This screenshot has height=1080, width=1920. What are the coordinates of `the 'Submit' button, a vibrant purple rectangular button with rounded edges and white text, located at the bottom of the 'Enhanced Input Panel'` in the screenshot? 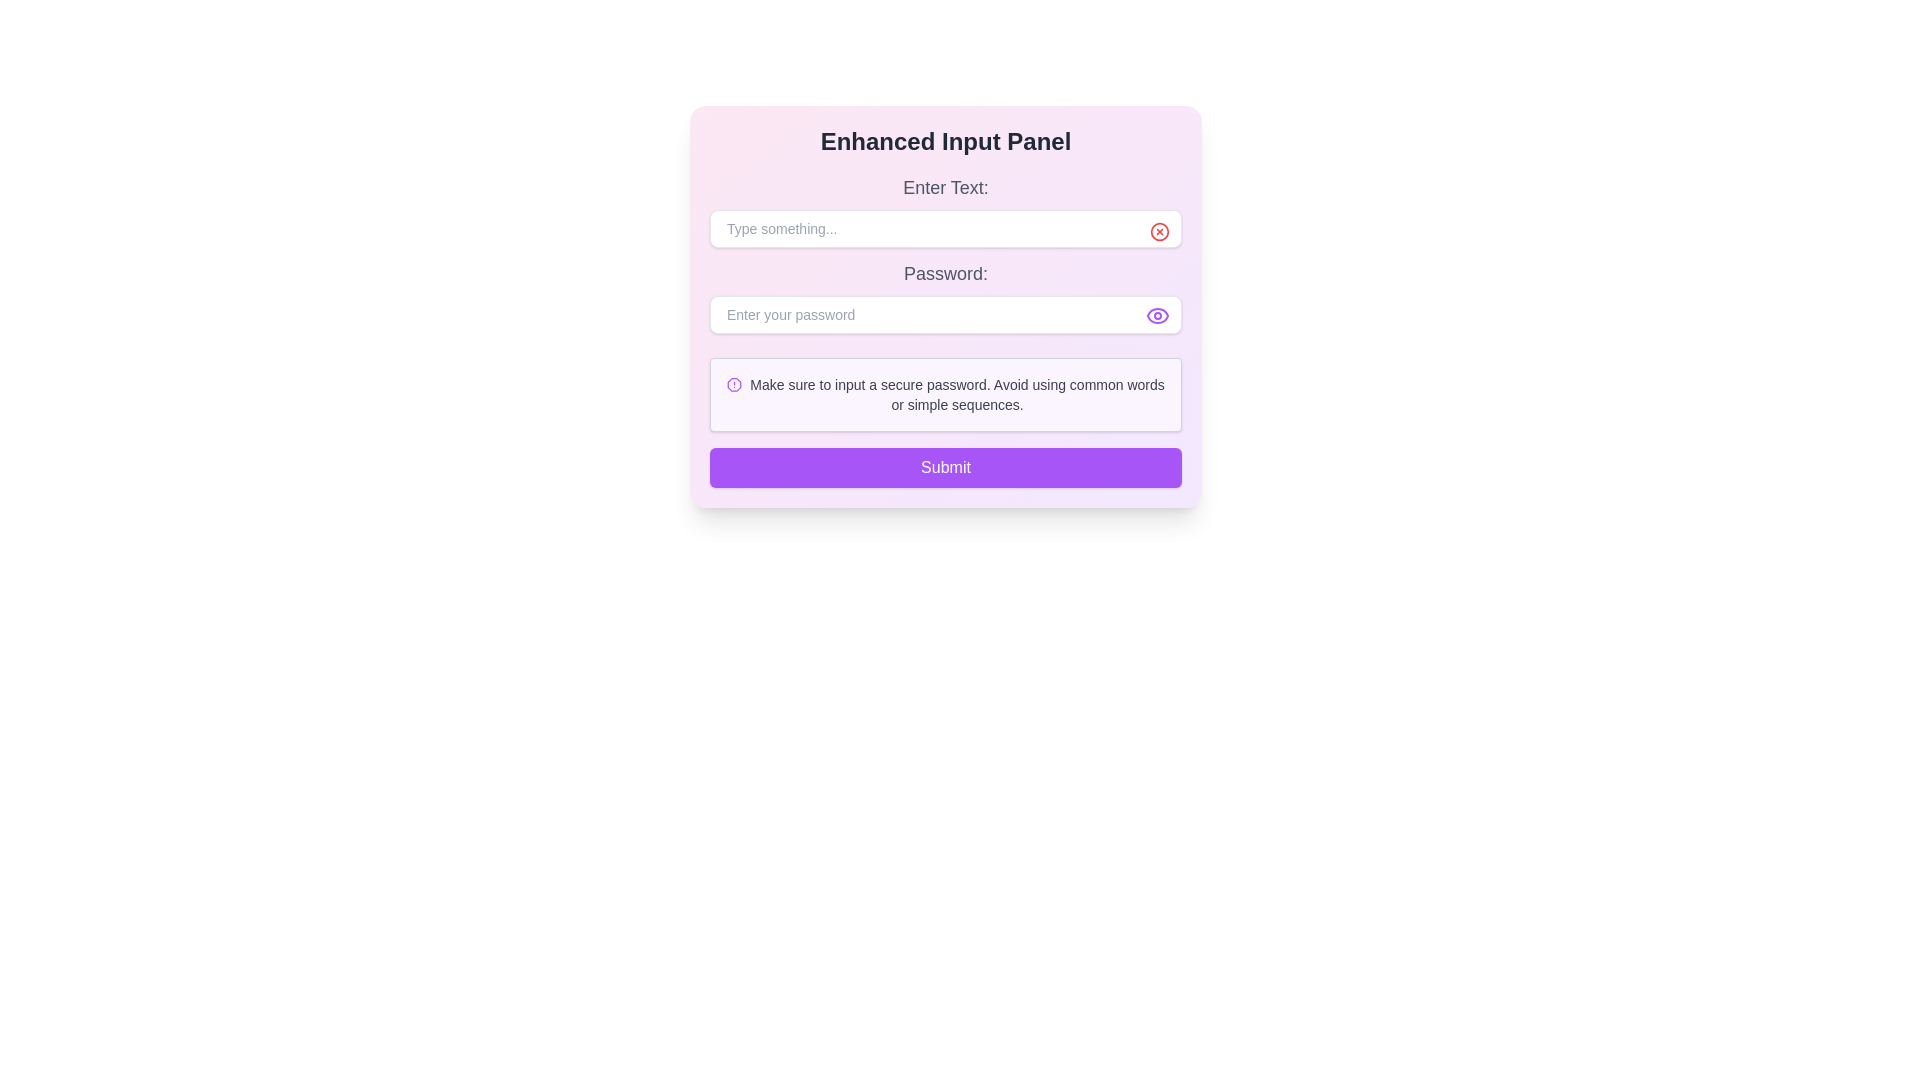 It's located at (944, 467).